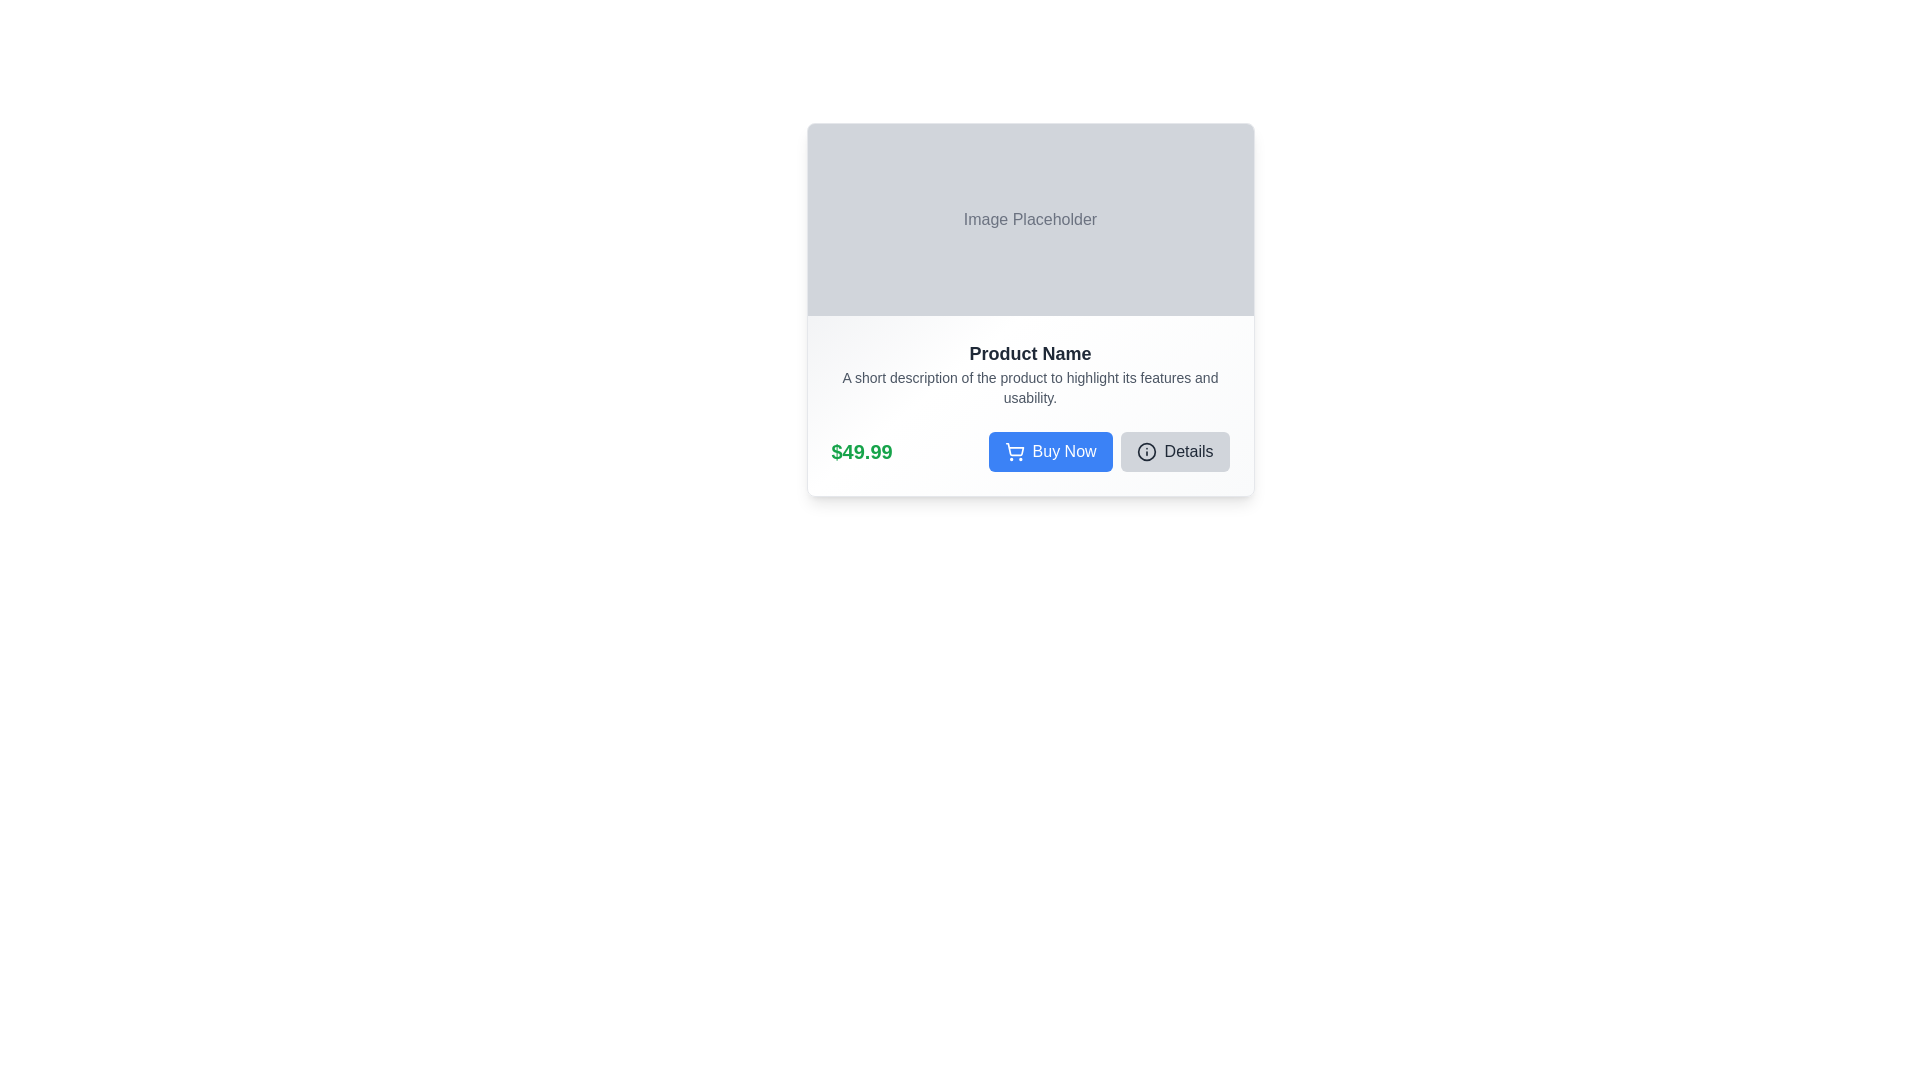 This screenshot has height=1080, width=1920. What do you see at coordinates (1030, 219) in the screenshot?
I see `placeholder text label located within a light gray rectangular card, positioned centrally above the product title and description area` at bounding box center [1030, 219].